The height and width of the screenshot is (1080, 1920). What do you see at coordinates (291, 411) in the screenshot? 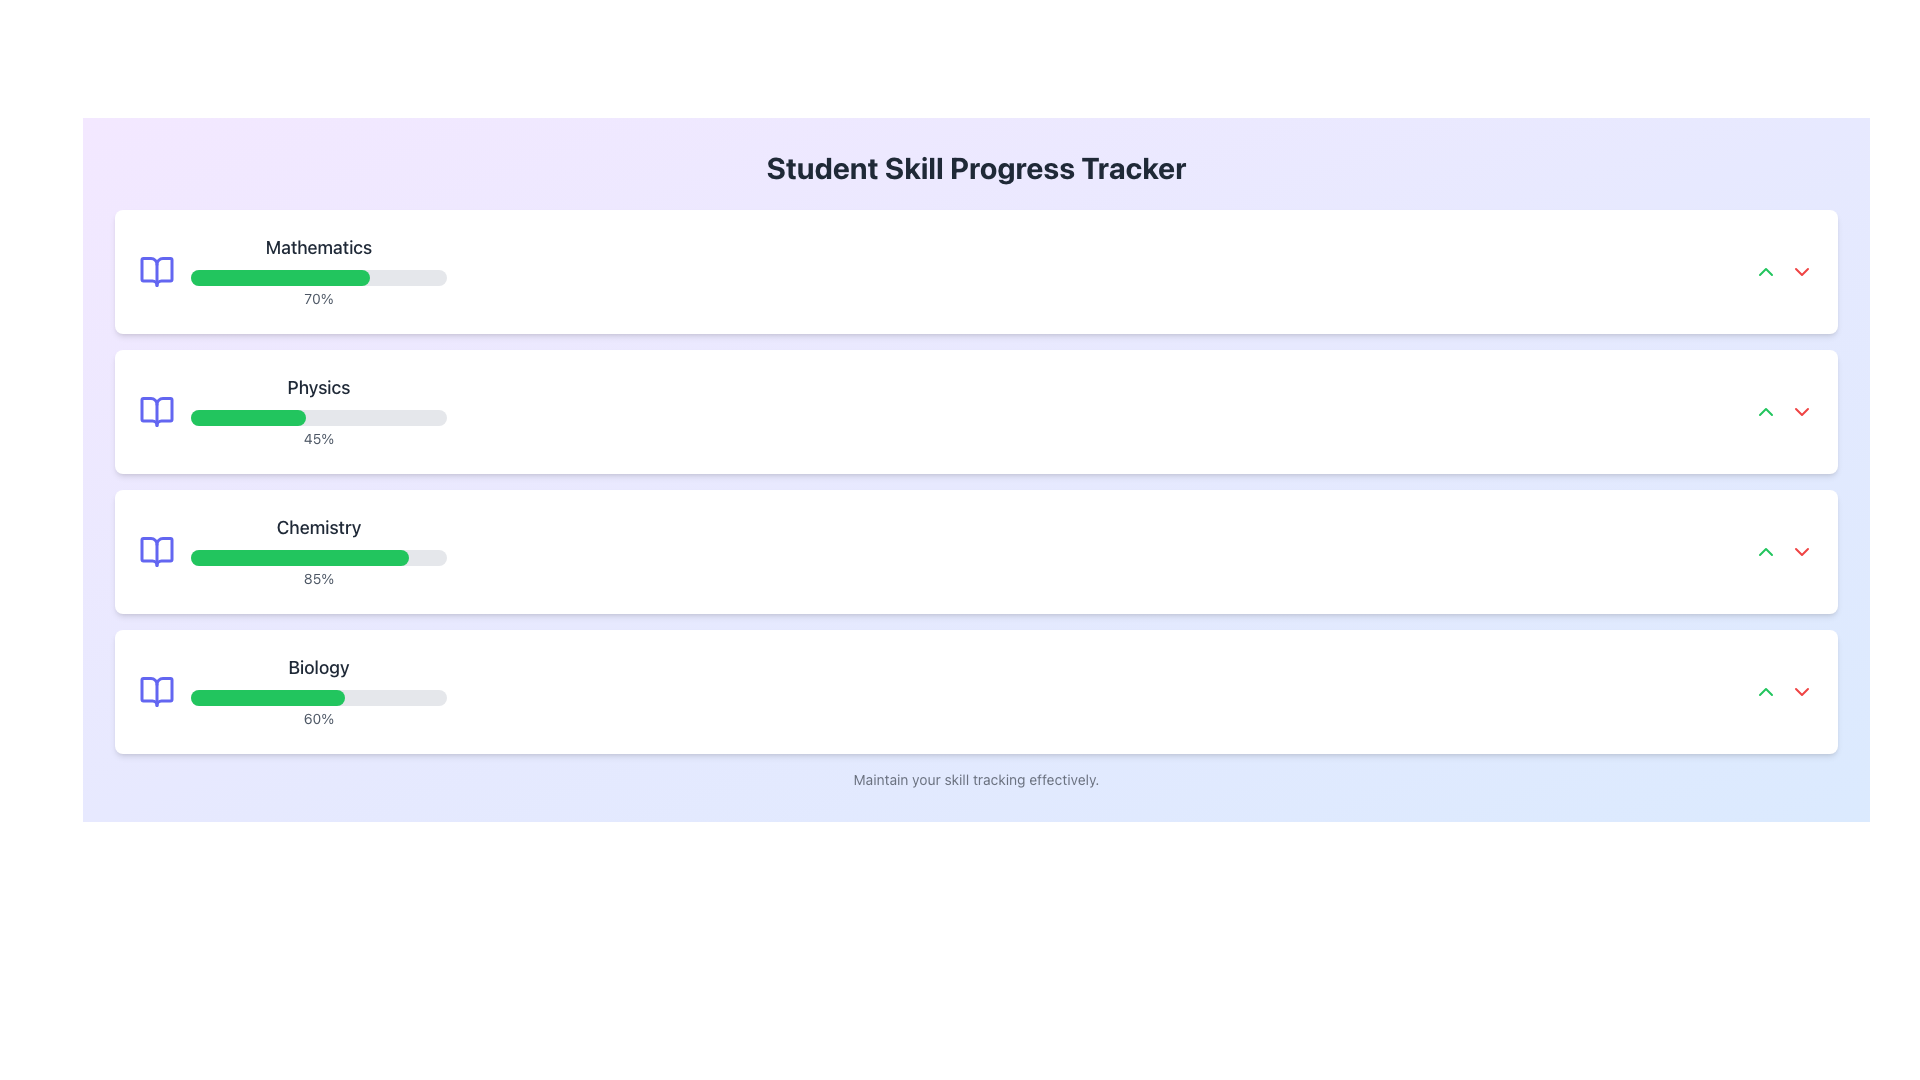
I see `the progress percentage of the 'Physics' skill progress indicator, which is the second progress indicator in a list of four, located centrally in the second row` at bounding box center [291, 411].